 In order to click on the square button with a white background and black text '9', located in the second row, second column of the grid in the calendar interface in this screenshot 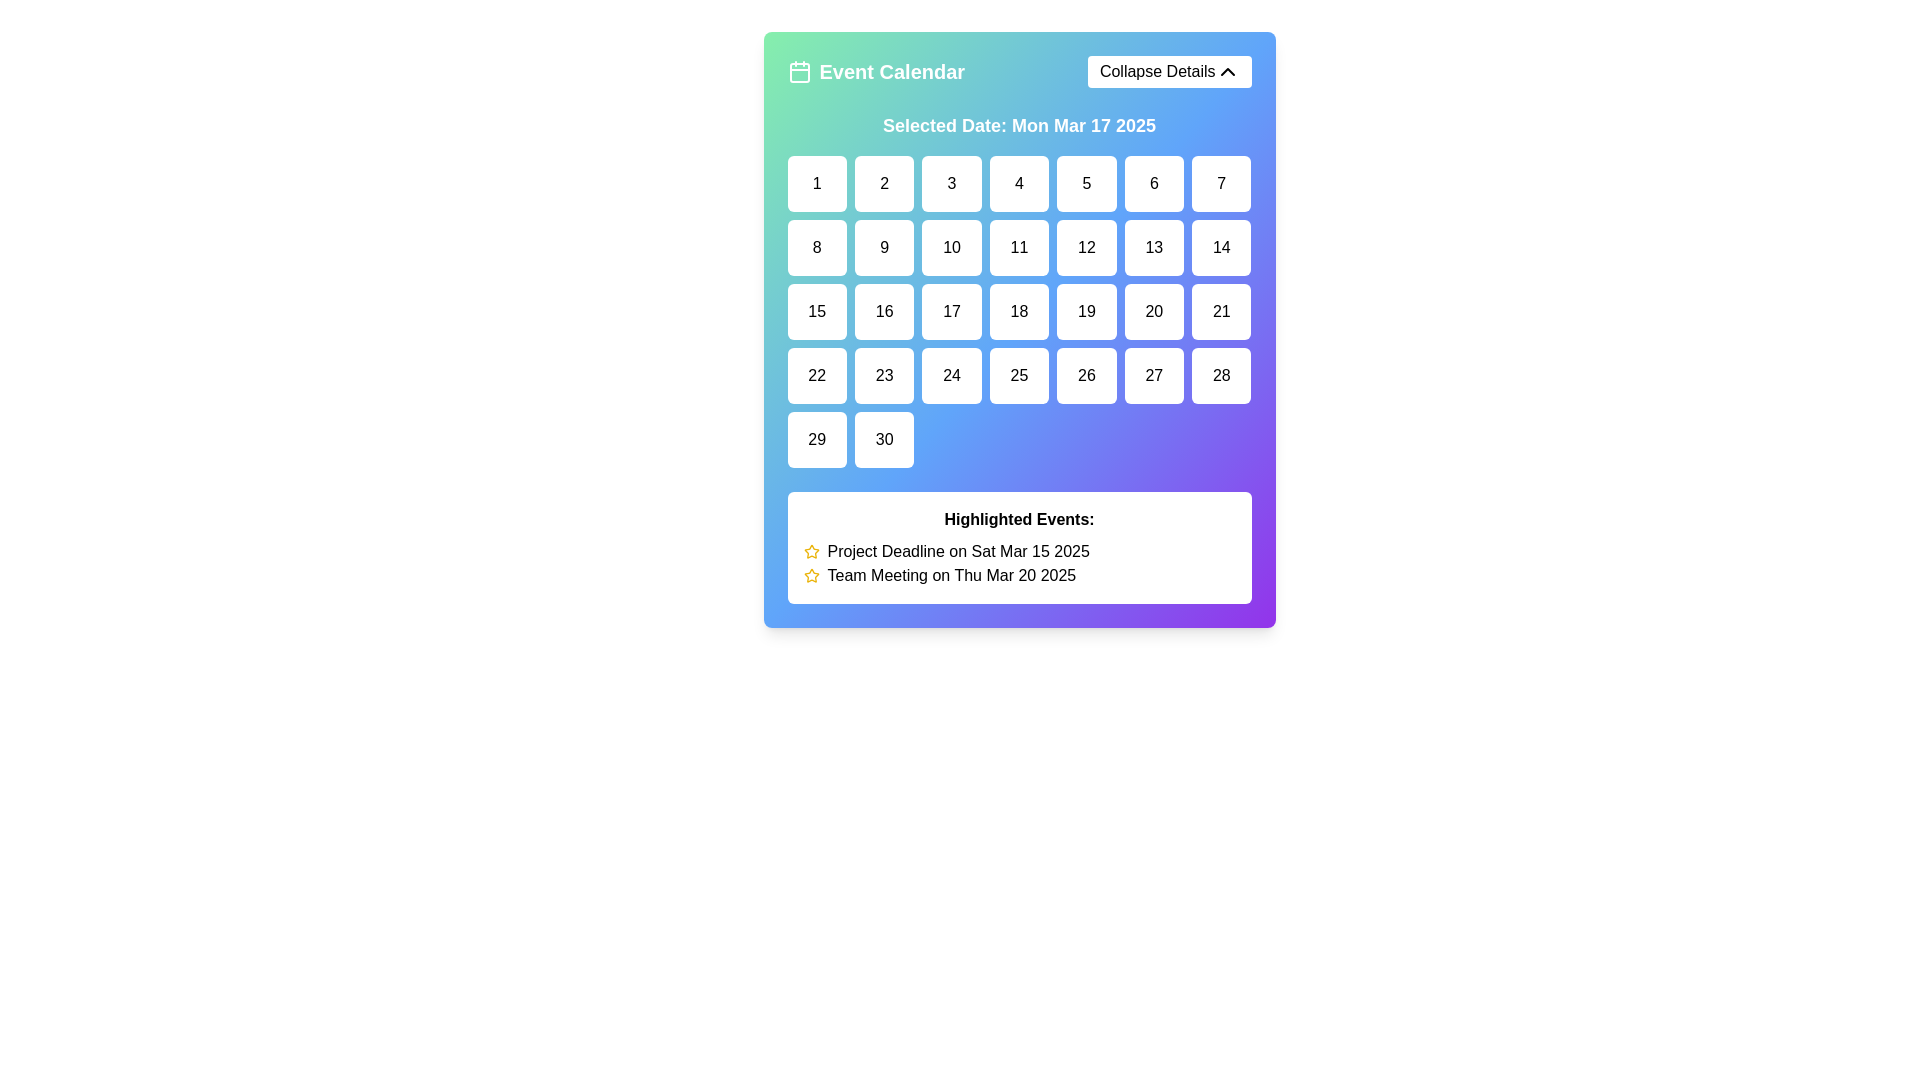, I will do `click(883, 246)`.